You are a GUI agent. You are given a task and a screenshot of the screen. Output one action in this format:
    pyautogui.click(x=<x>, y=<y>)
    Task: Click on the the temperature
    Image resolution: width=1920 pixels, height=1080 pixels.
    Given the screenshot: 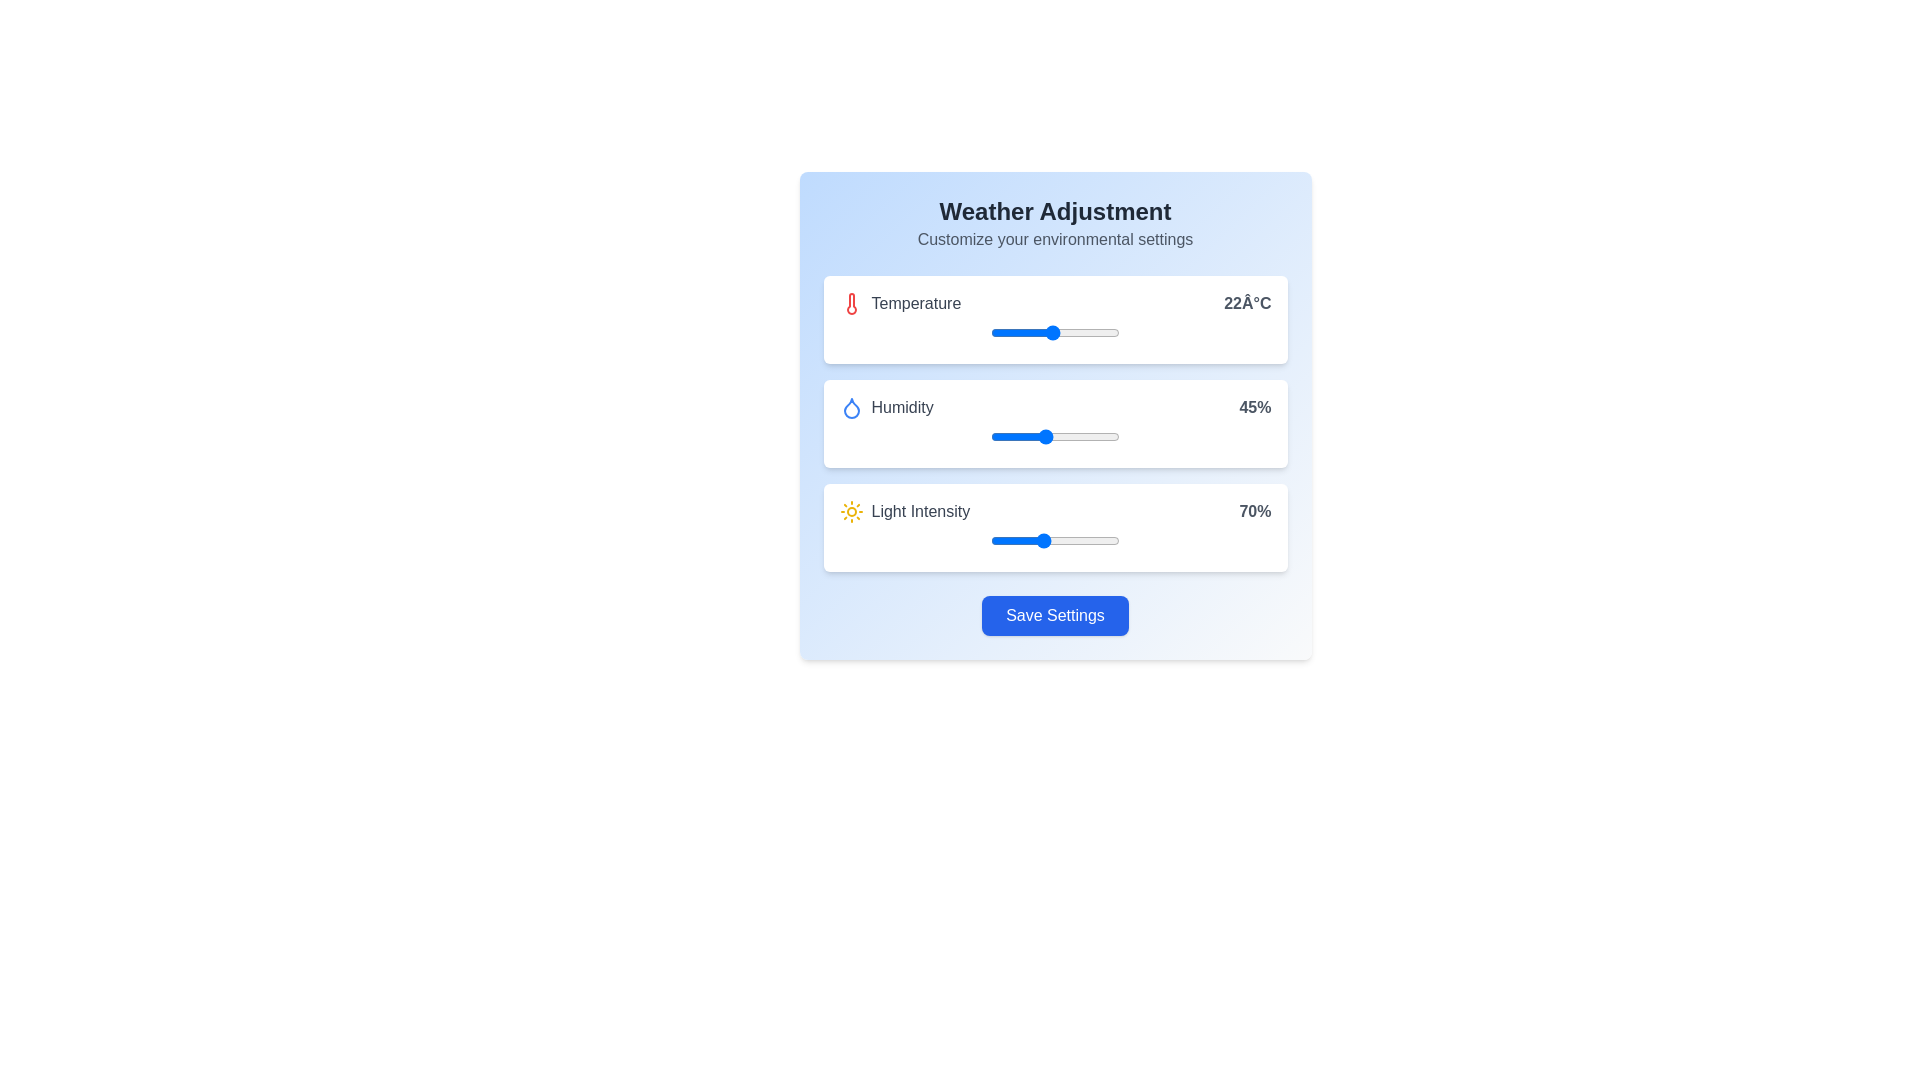 What is the action you would take?
    pyautogui.click(x=1067, y=331)
    